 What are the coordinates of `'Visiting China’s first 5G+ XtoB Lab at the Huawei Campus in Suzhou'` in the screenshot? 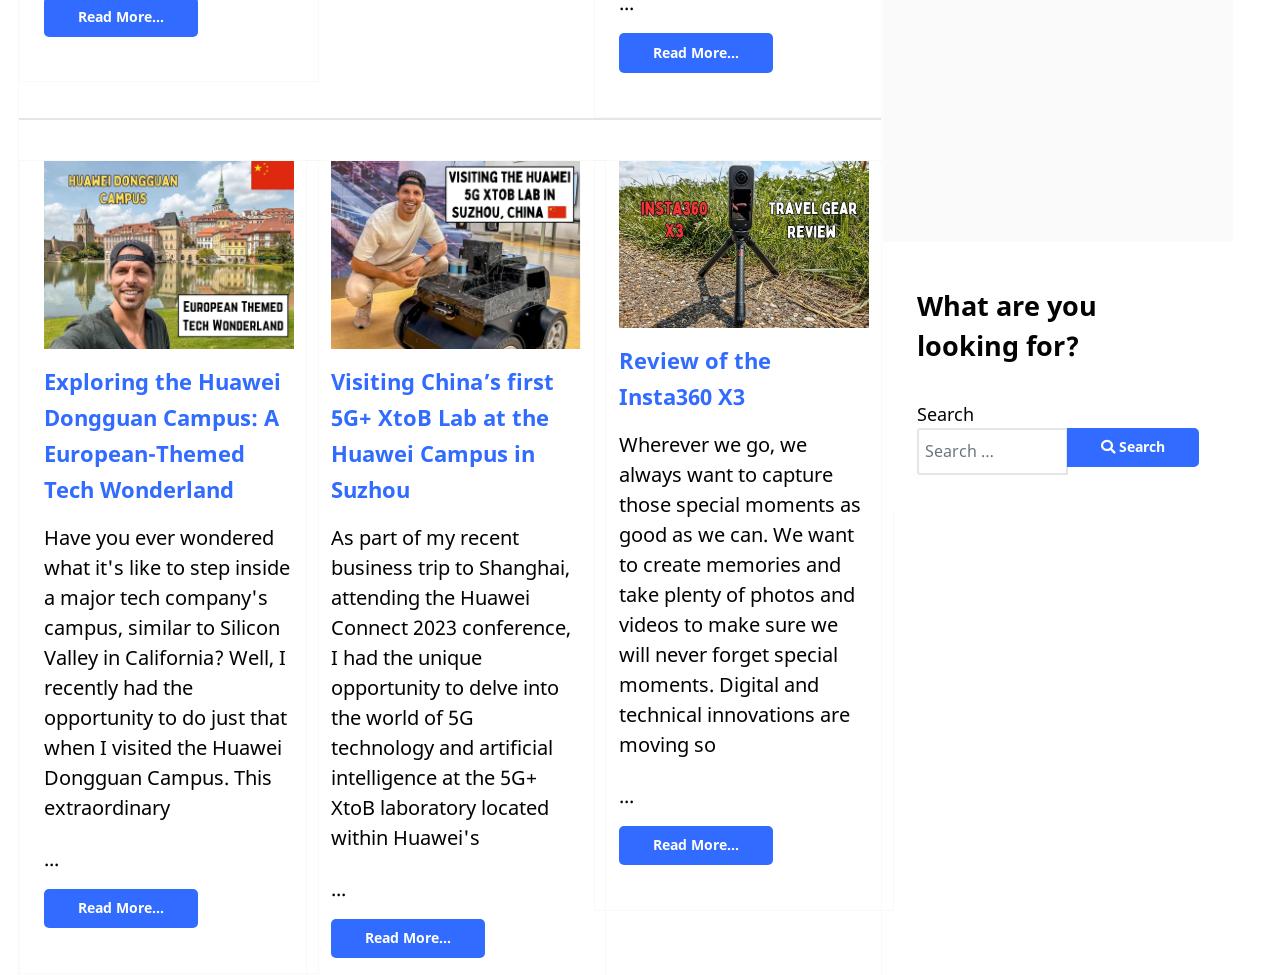 It's located at (441, 434).